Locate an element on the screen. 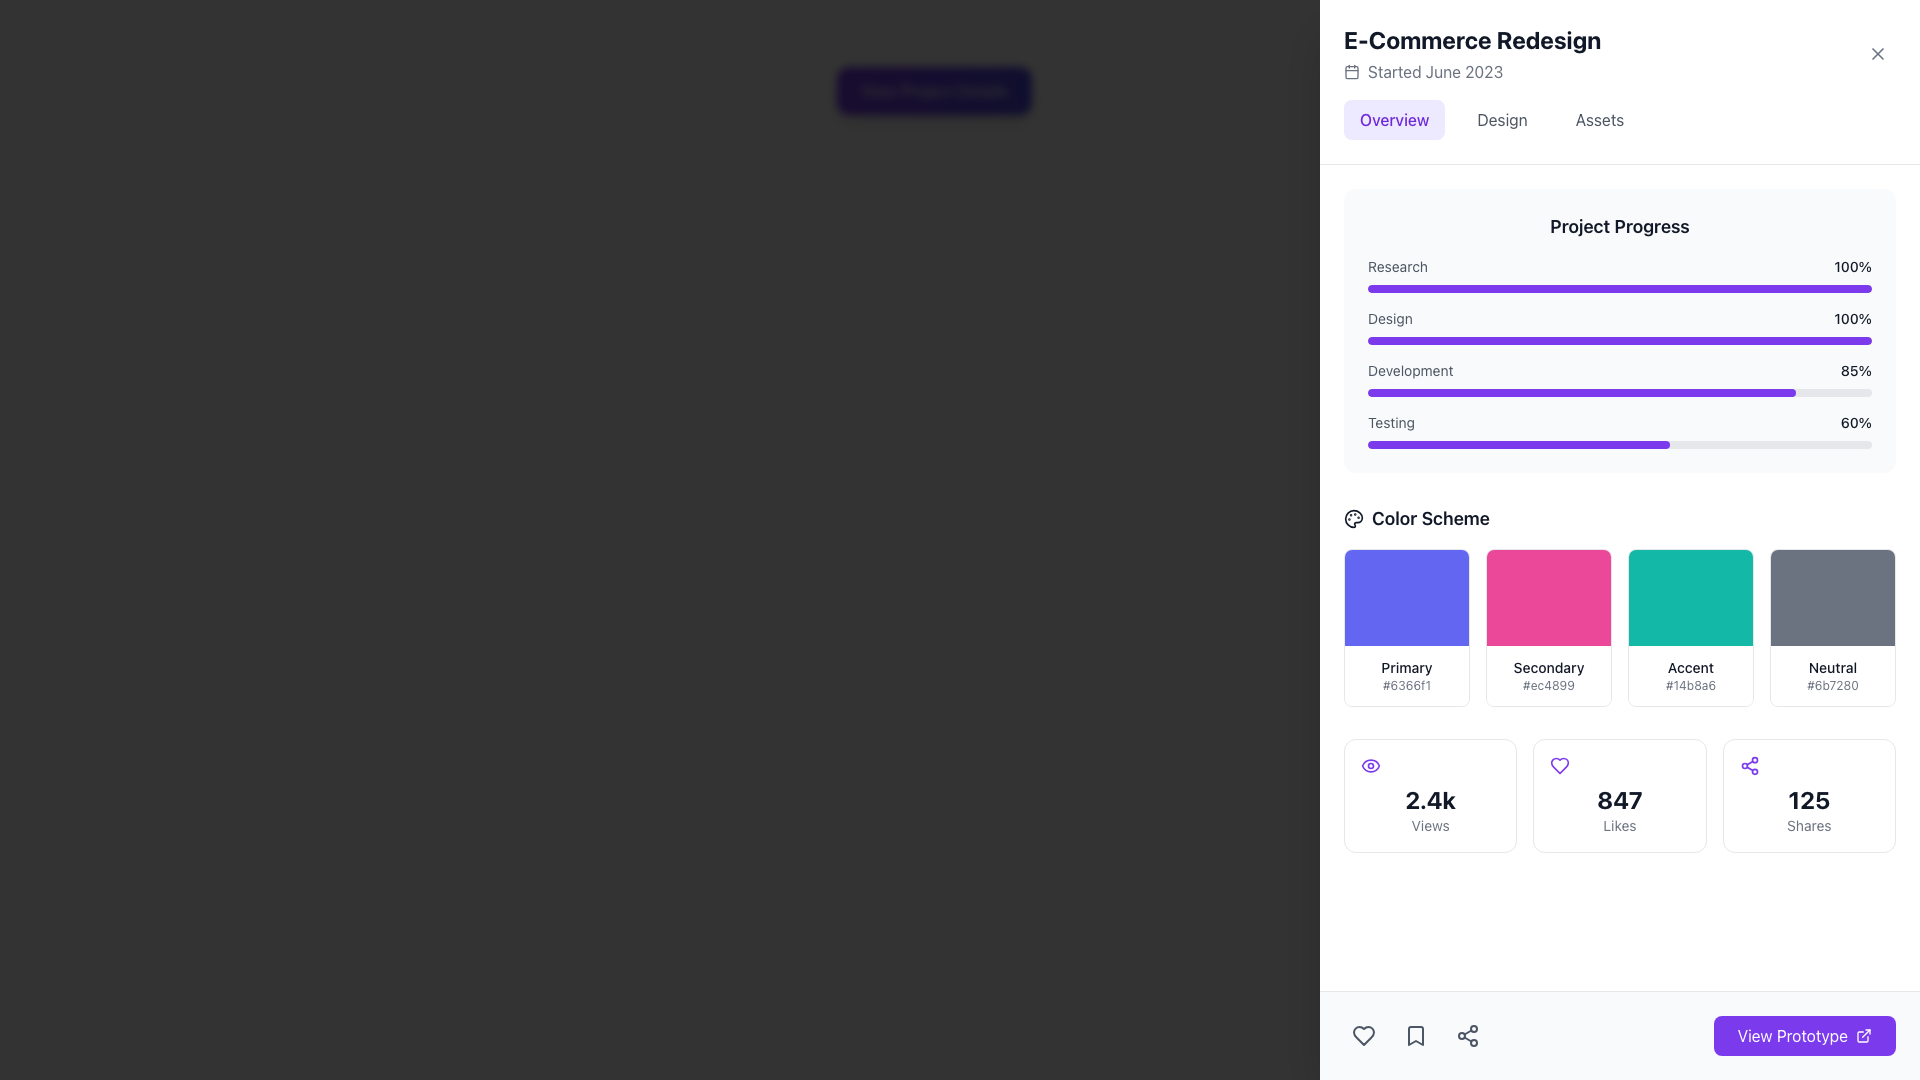 The image size is (1920, 1080). the 'Shares' text label, which is a small gray font label positioned below the larger text '125' in the bottom right corner of the interface is located at coordinates (1809, 825).